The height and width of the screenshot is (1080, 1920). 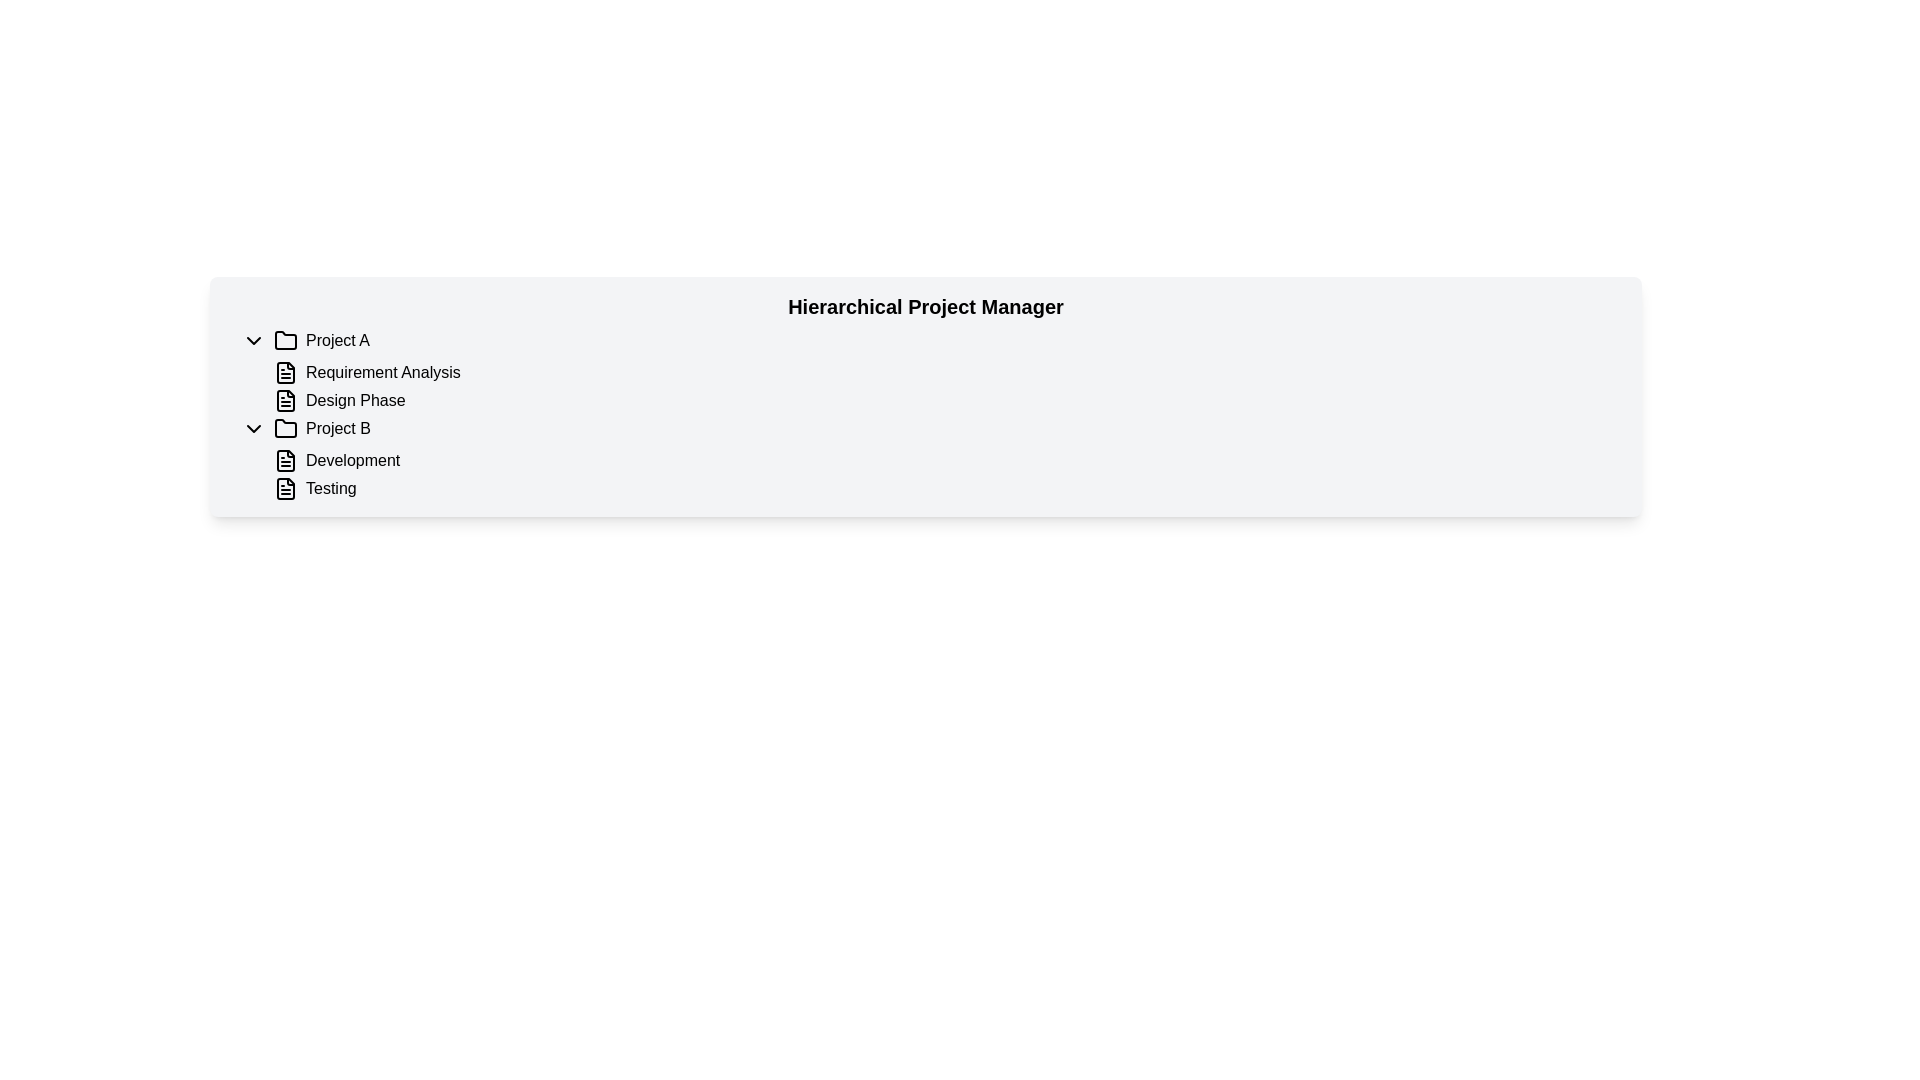 What do you see at coordinates (338, 427) in the screenshot?
I see `the text label displaying 'Project B' for navigation within the project management interface` at bounding box center [338, 427].